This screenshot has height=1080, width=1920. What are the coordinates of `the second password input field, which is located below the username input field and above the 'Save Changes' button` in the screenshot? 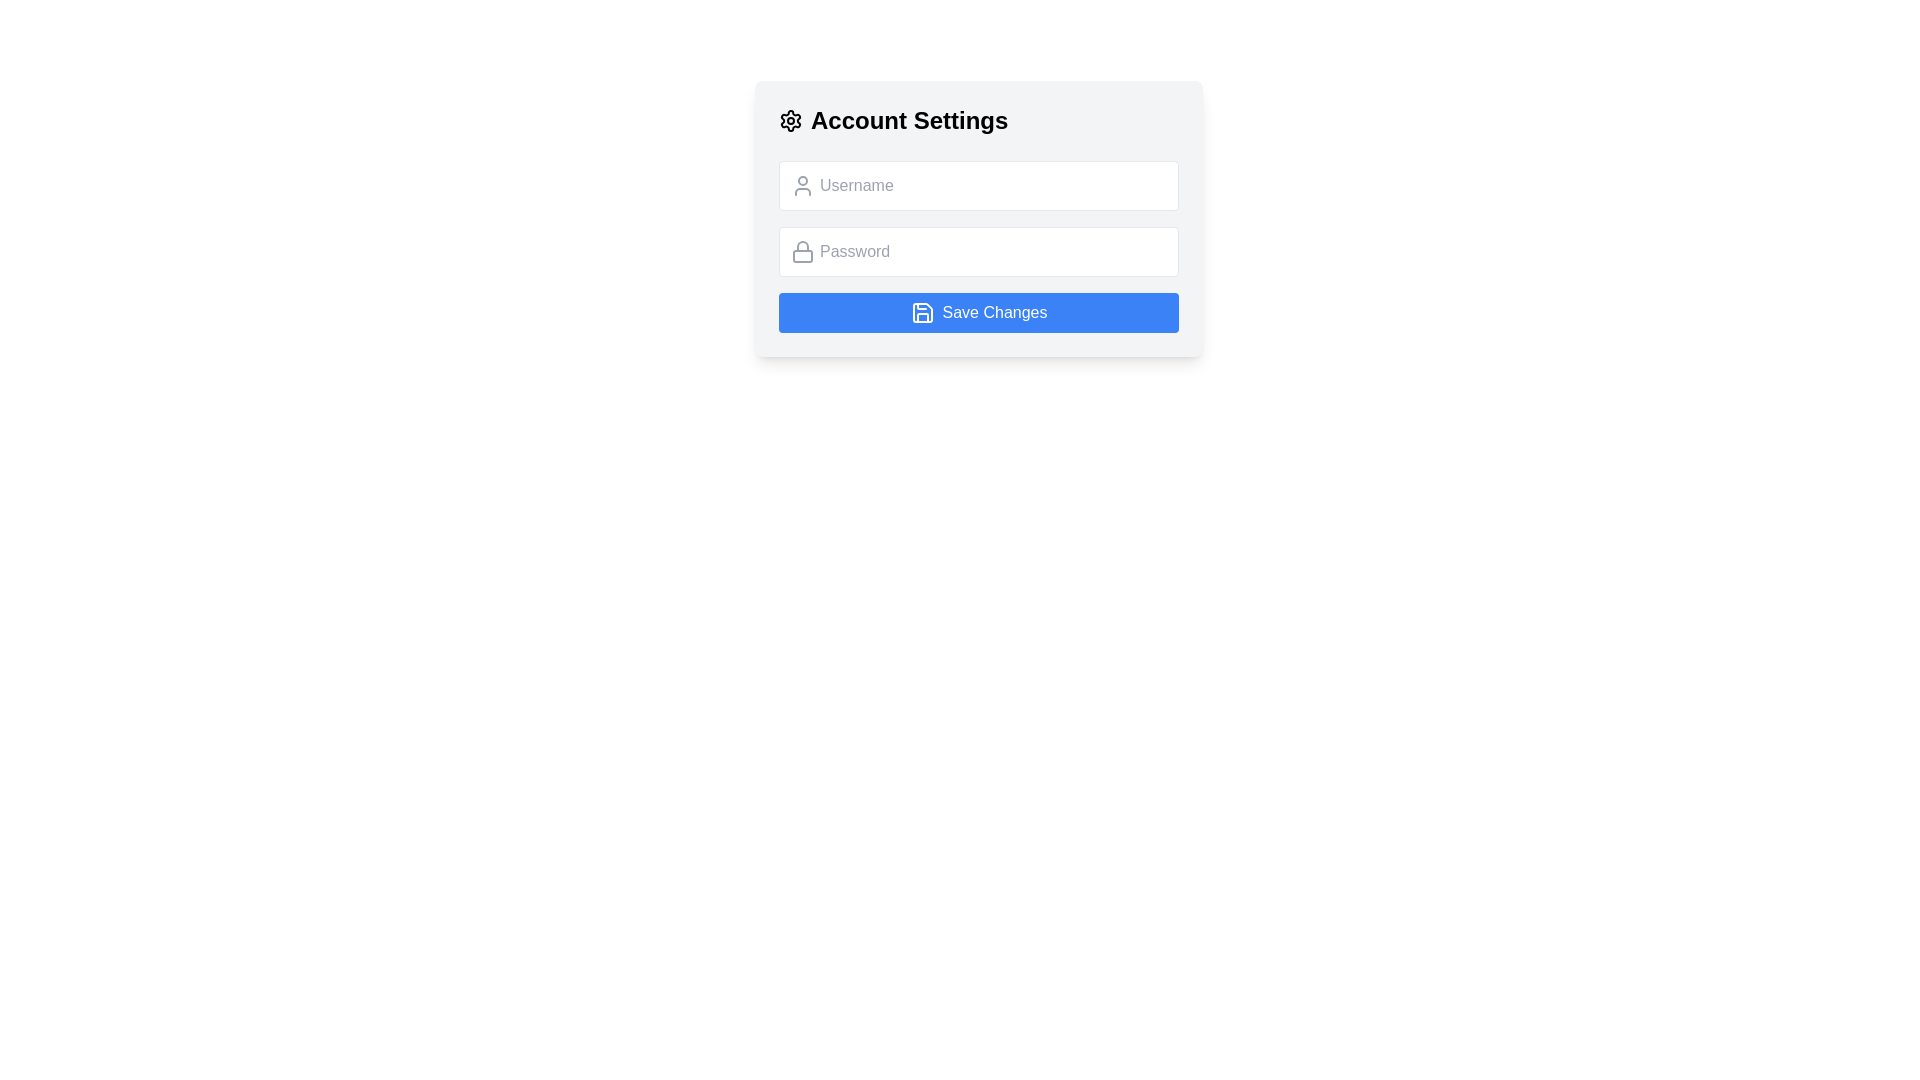 It's located at (979, 250).